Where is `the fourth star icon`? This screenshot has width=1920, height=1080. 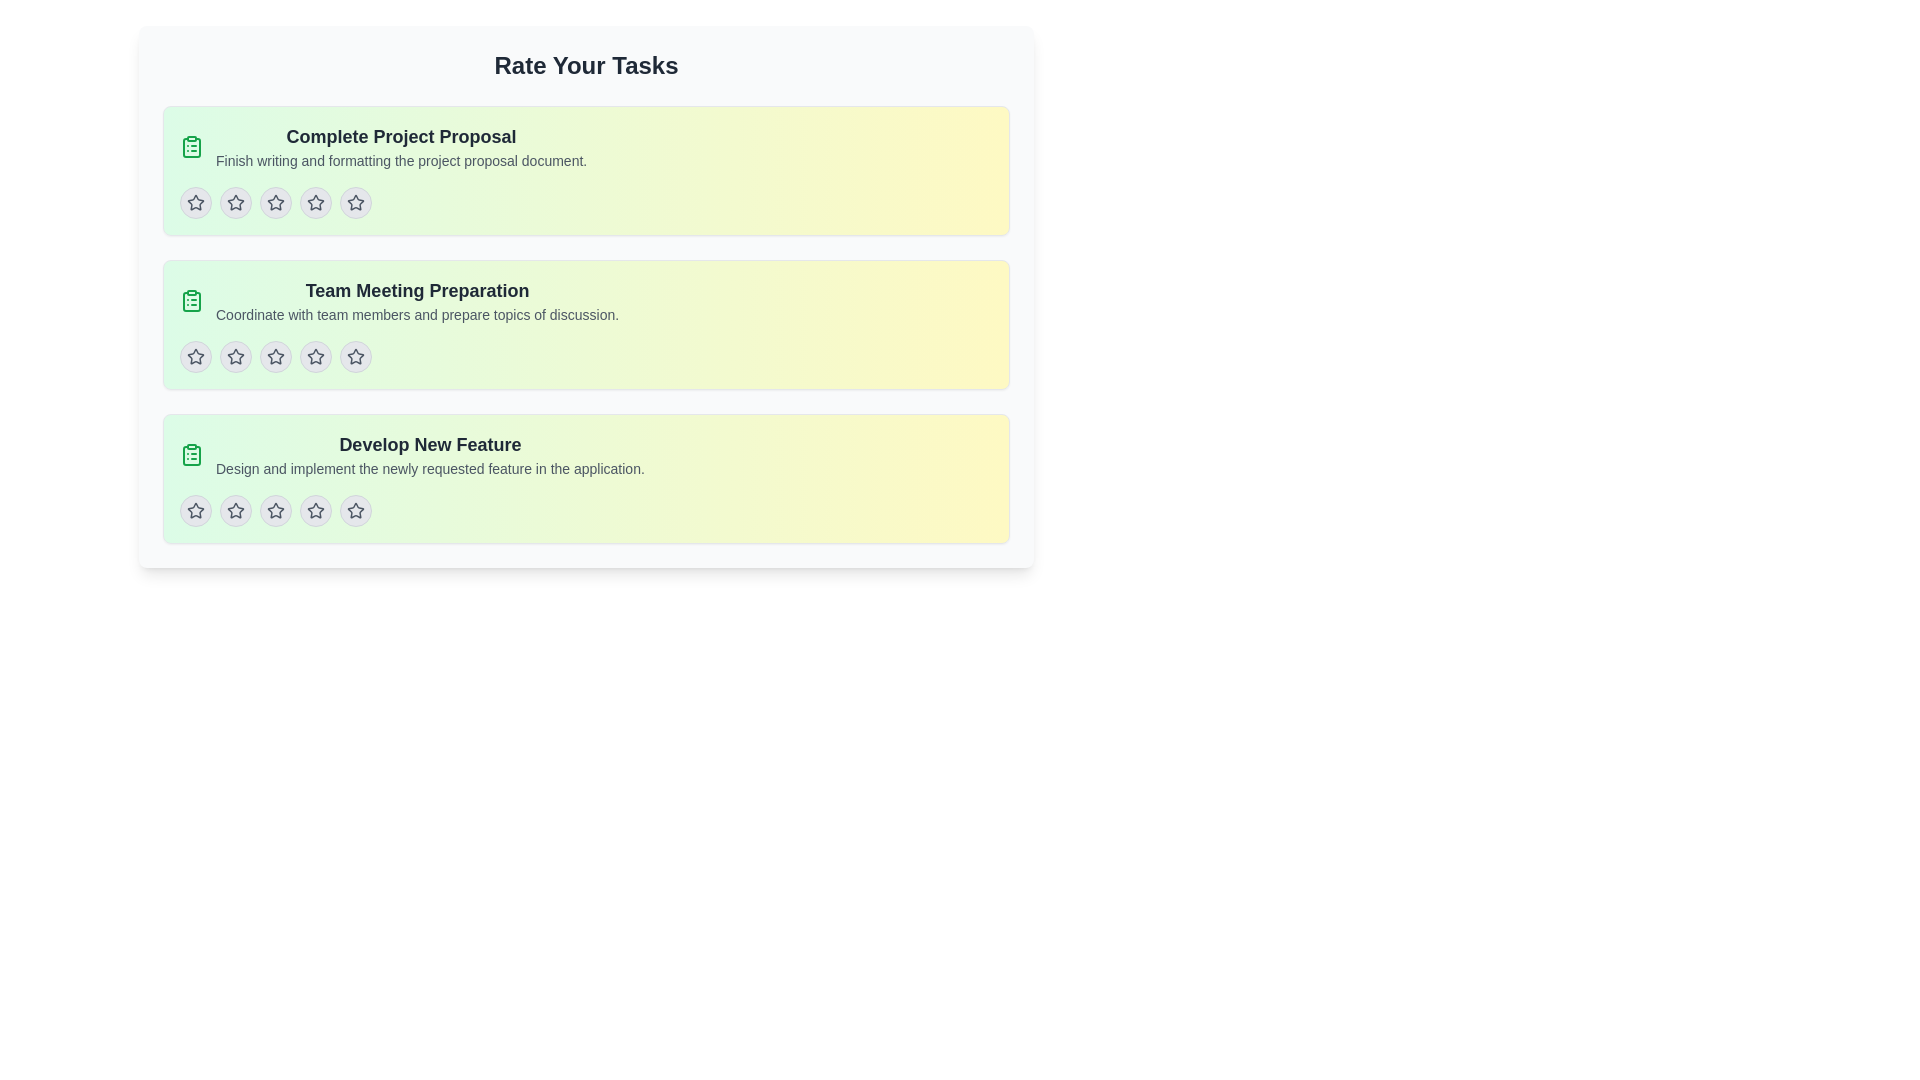
the fourth star icon is located at coordinates (355, 202).